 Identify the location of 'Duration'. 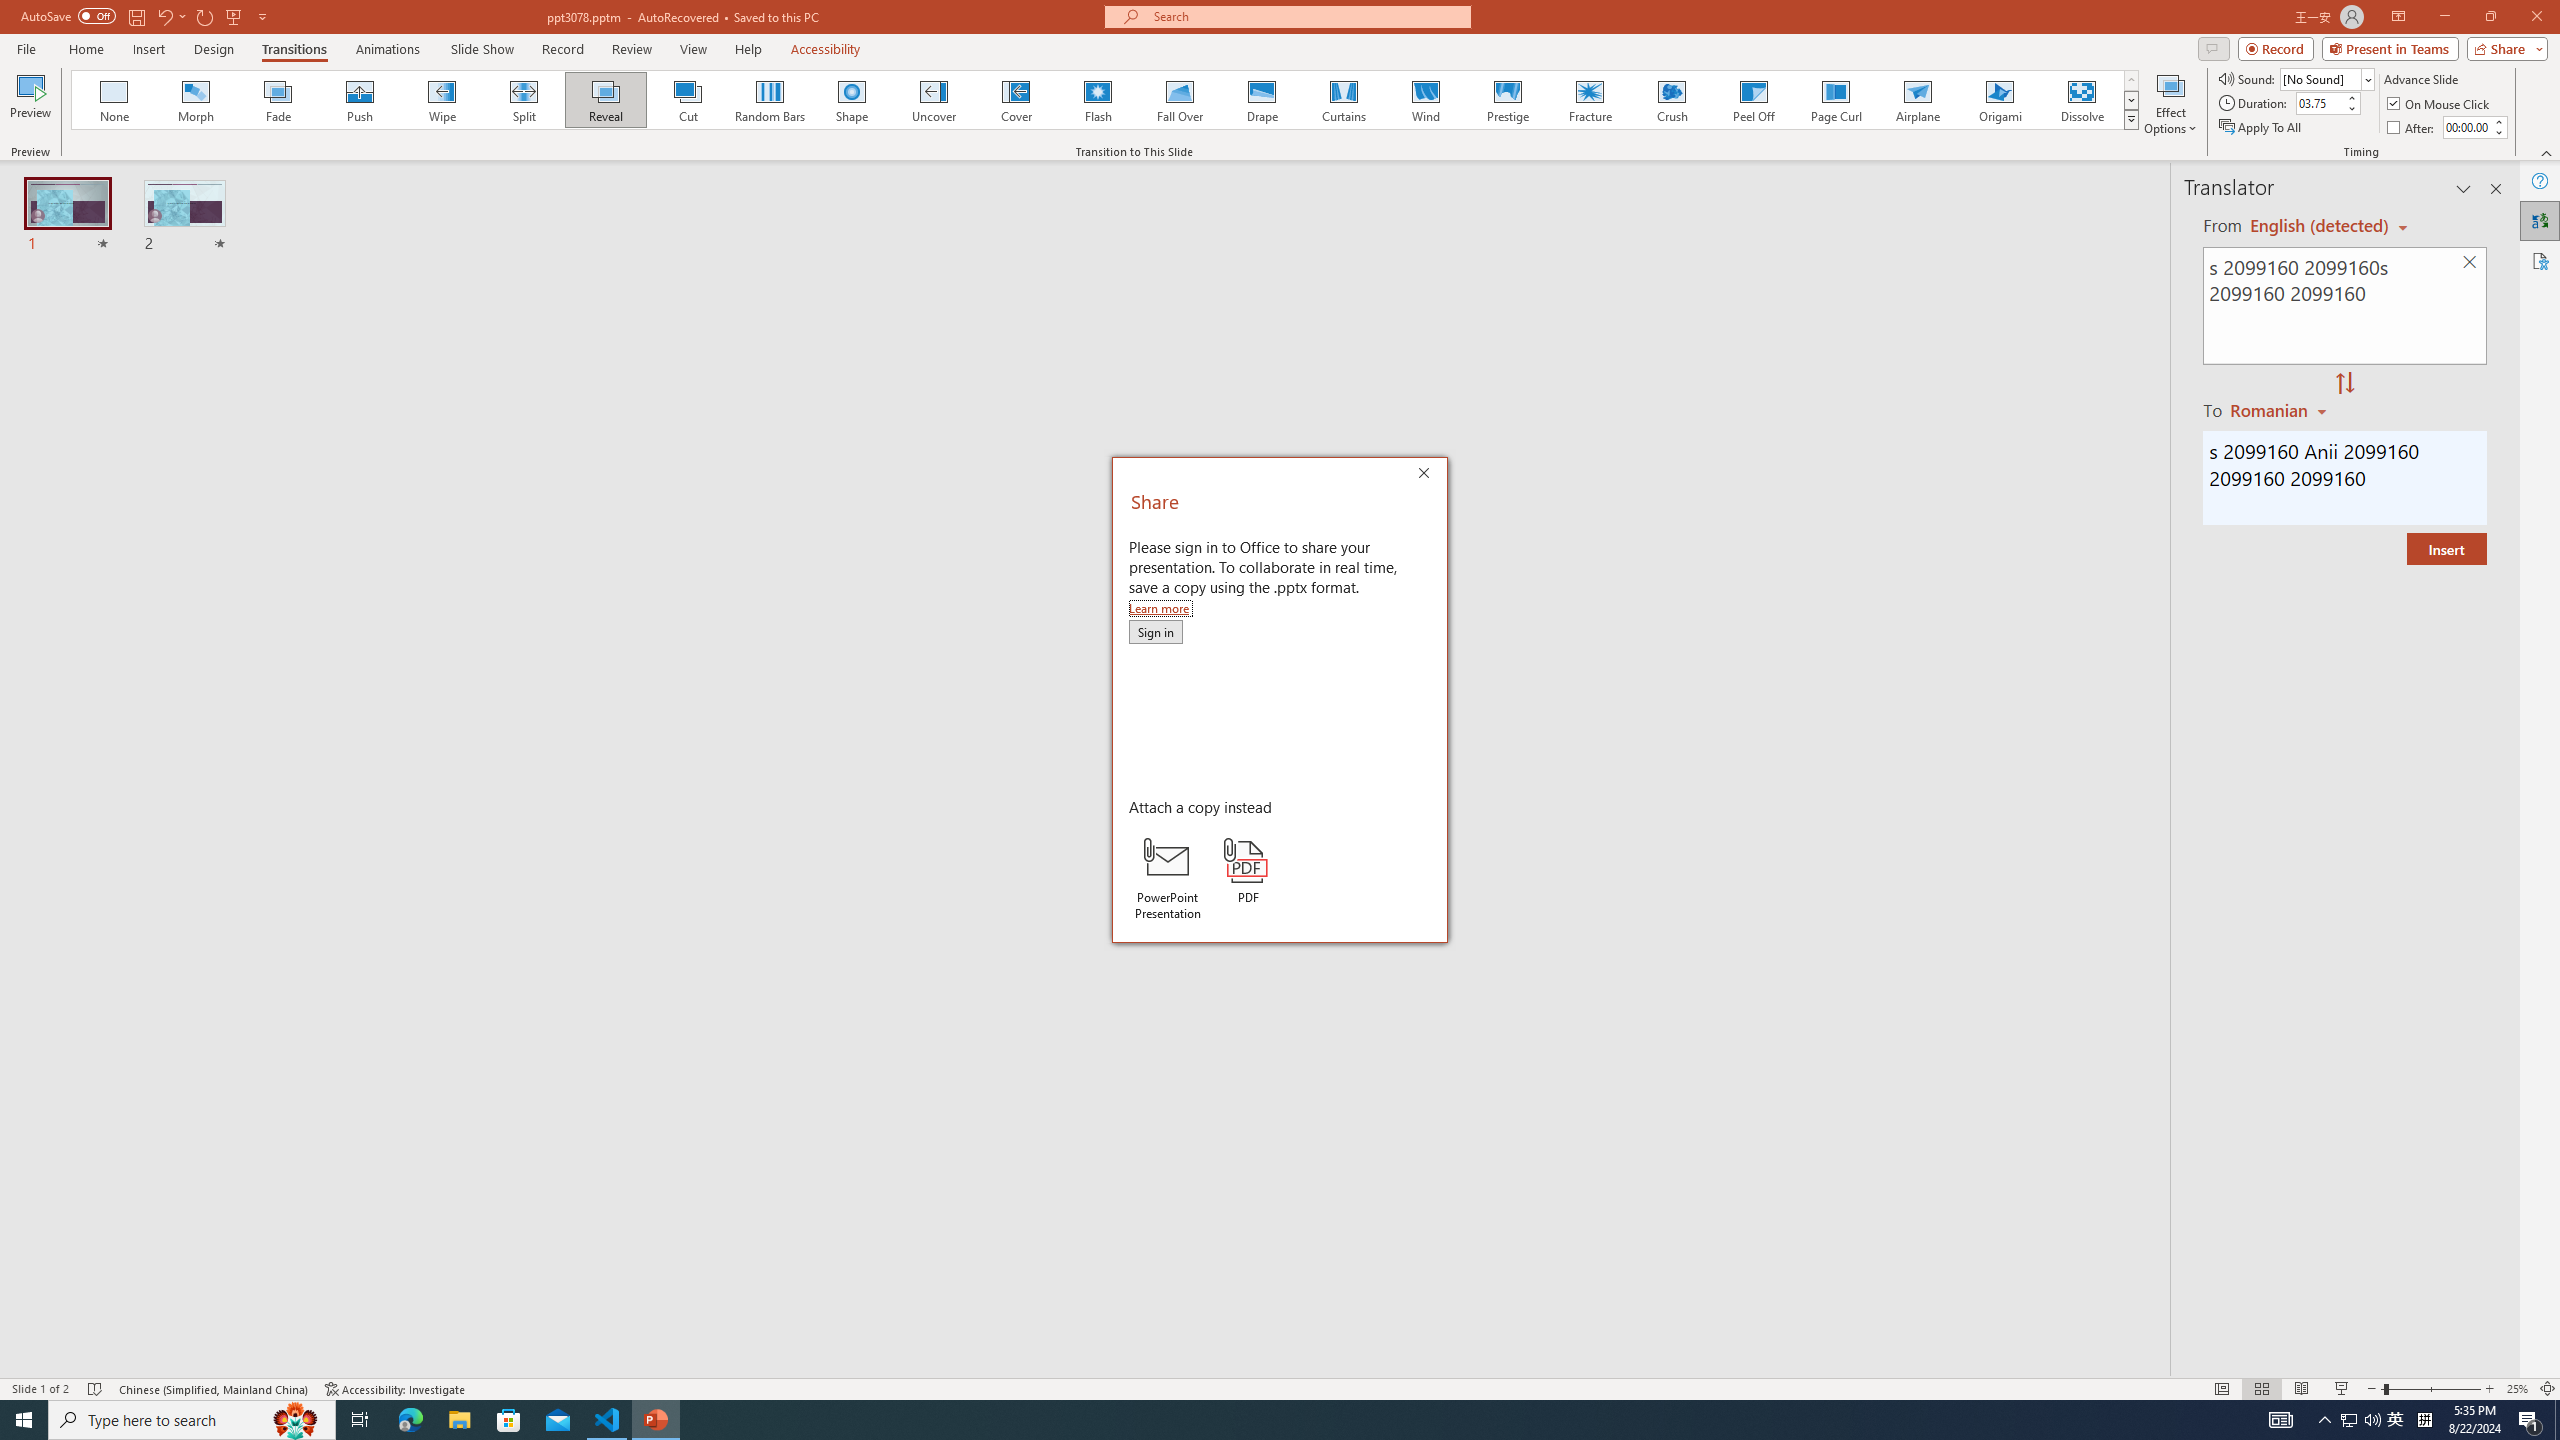
(2319, 102).